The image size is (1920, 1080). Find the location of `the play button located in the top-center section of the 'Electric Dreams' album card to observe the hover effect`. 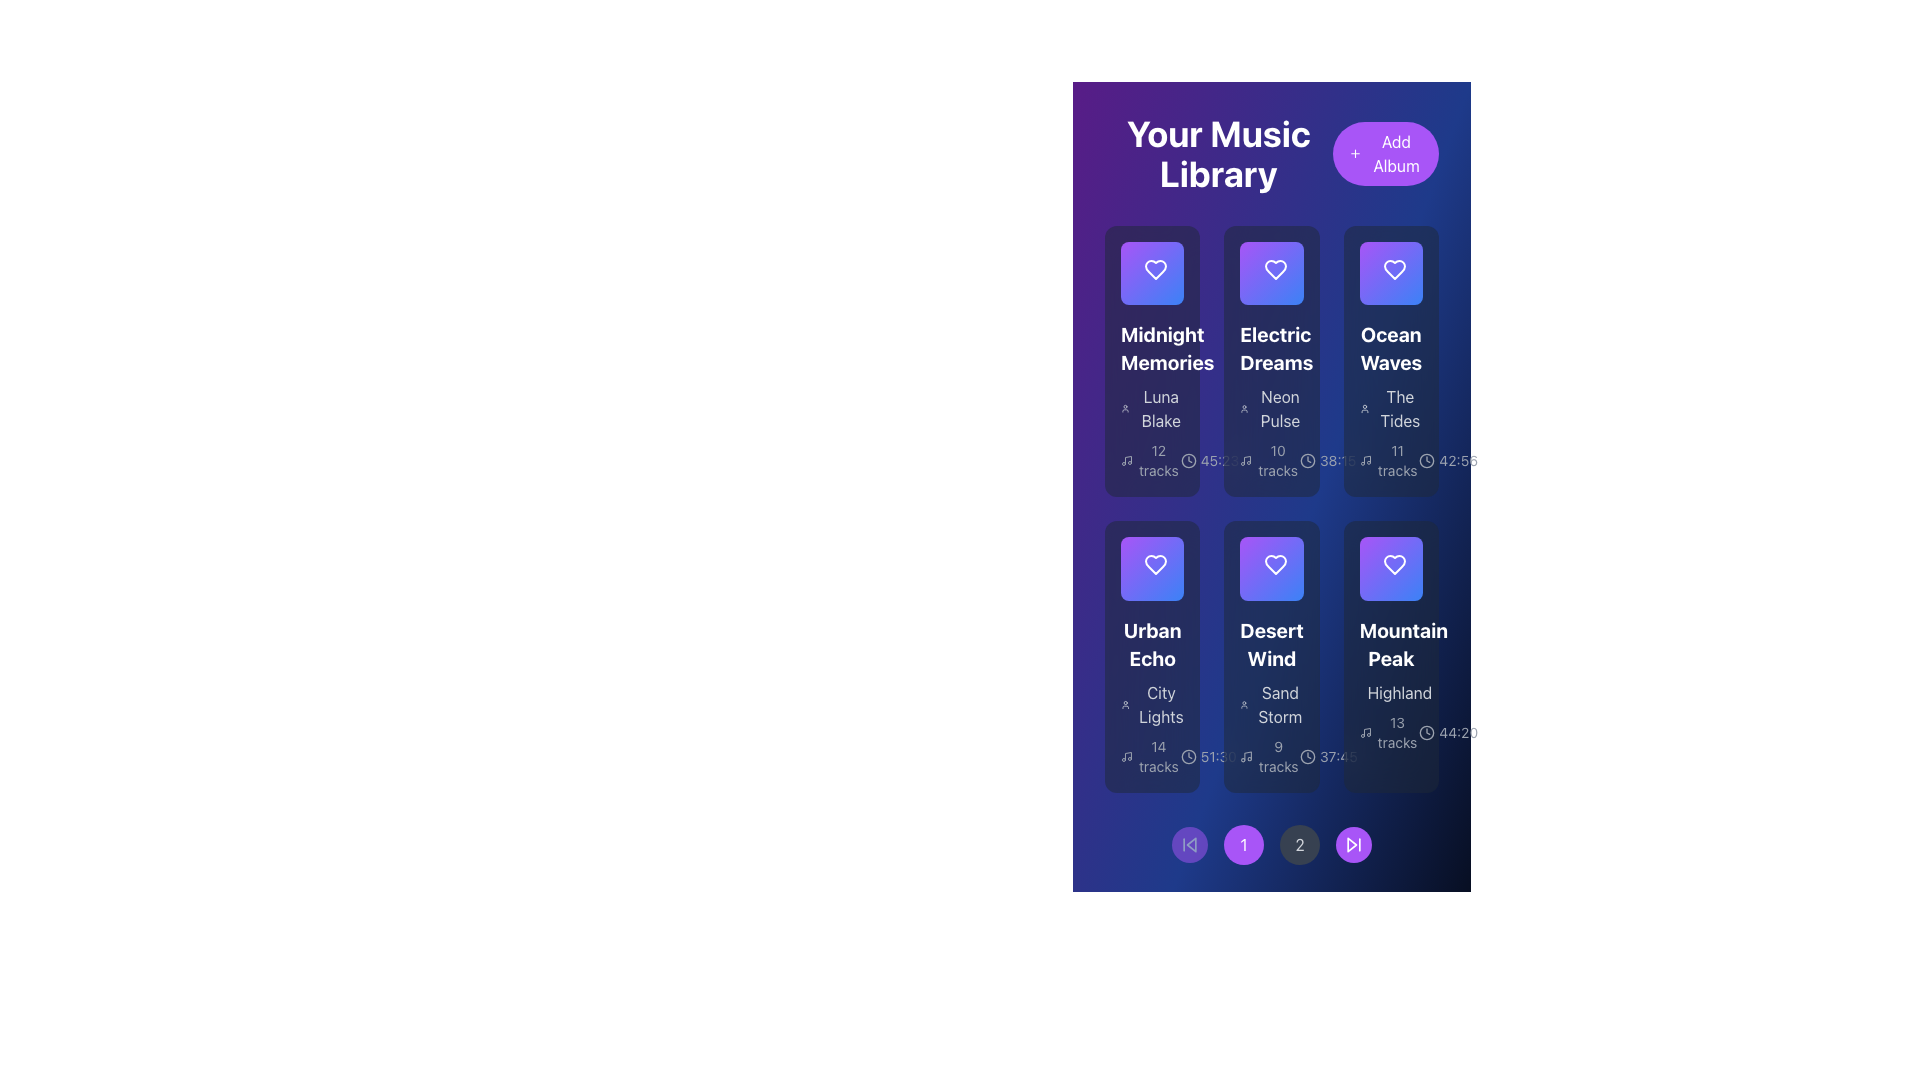

the play button located in the top-center section of the 'Electric Dreams' album card to observe the hover effect is located at coordinates (1271, 273).